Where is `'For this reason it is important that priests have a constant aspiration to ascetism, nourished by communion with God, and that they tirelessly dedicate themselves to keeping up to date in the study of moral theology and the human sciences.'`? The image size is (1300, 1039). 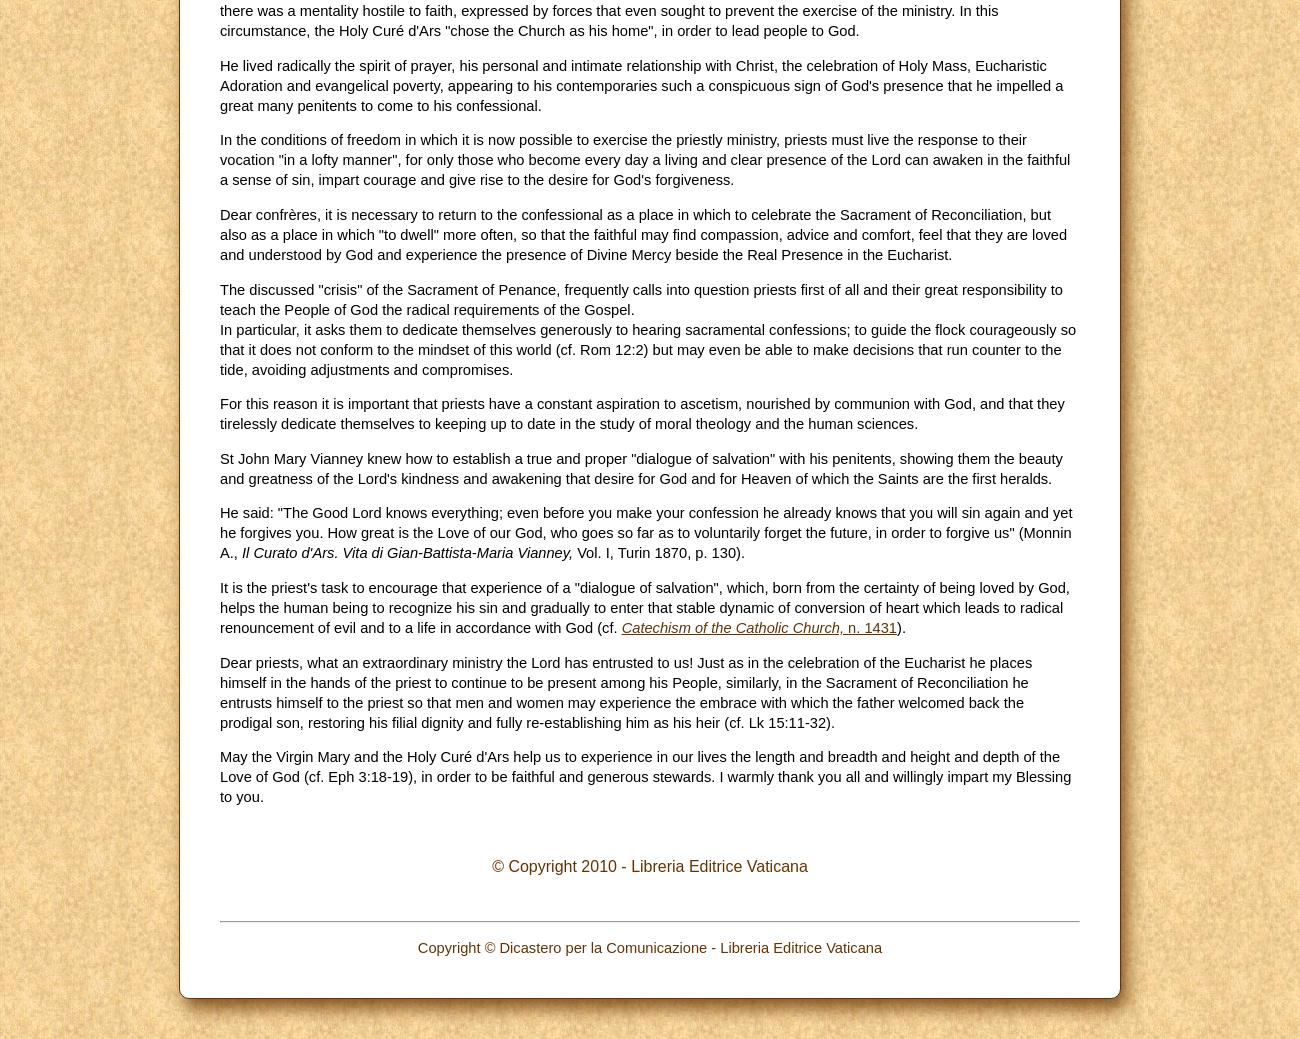 'For this reason it is important that priests have a constant aspiration to ascetism, nourished by communion with God, and that they tirelessly dedicate themselves to keeping up to date in the study of moral theology and the human sciences.' is located at coordinates (641, 413).